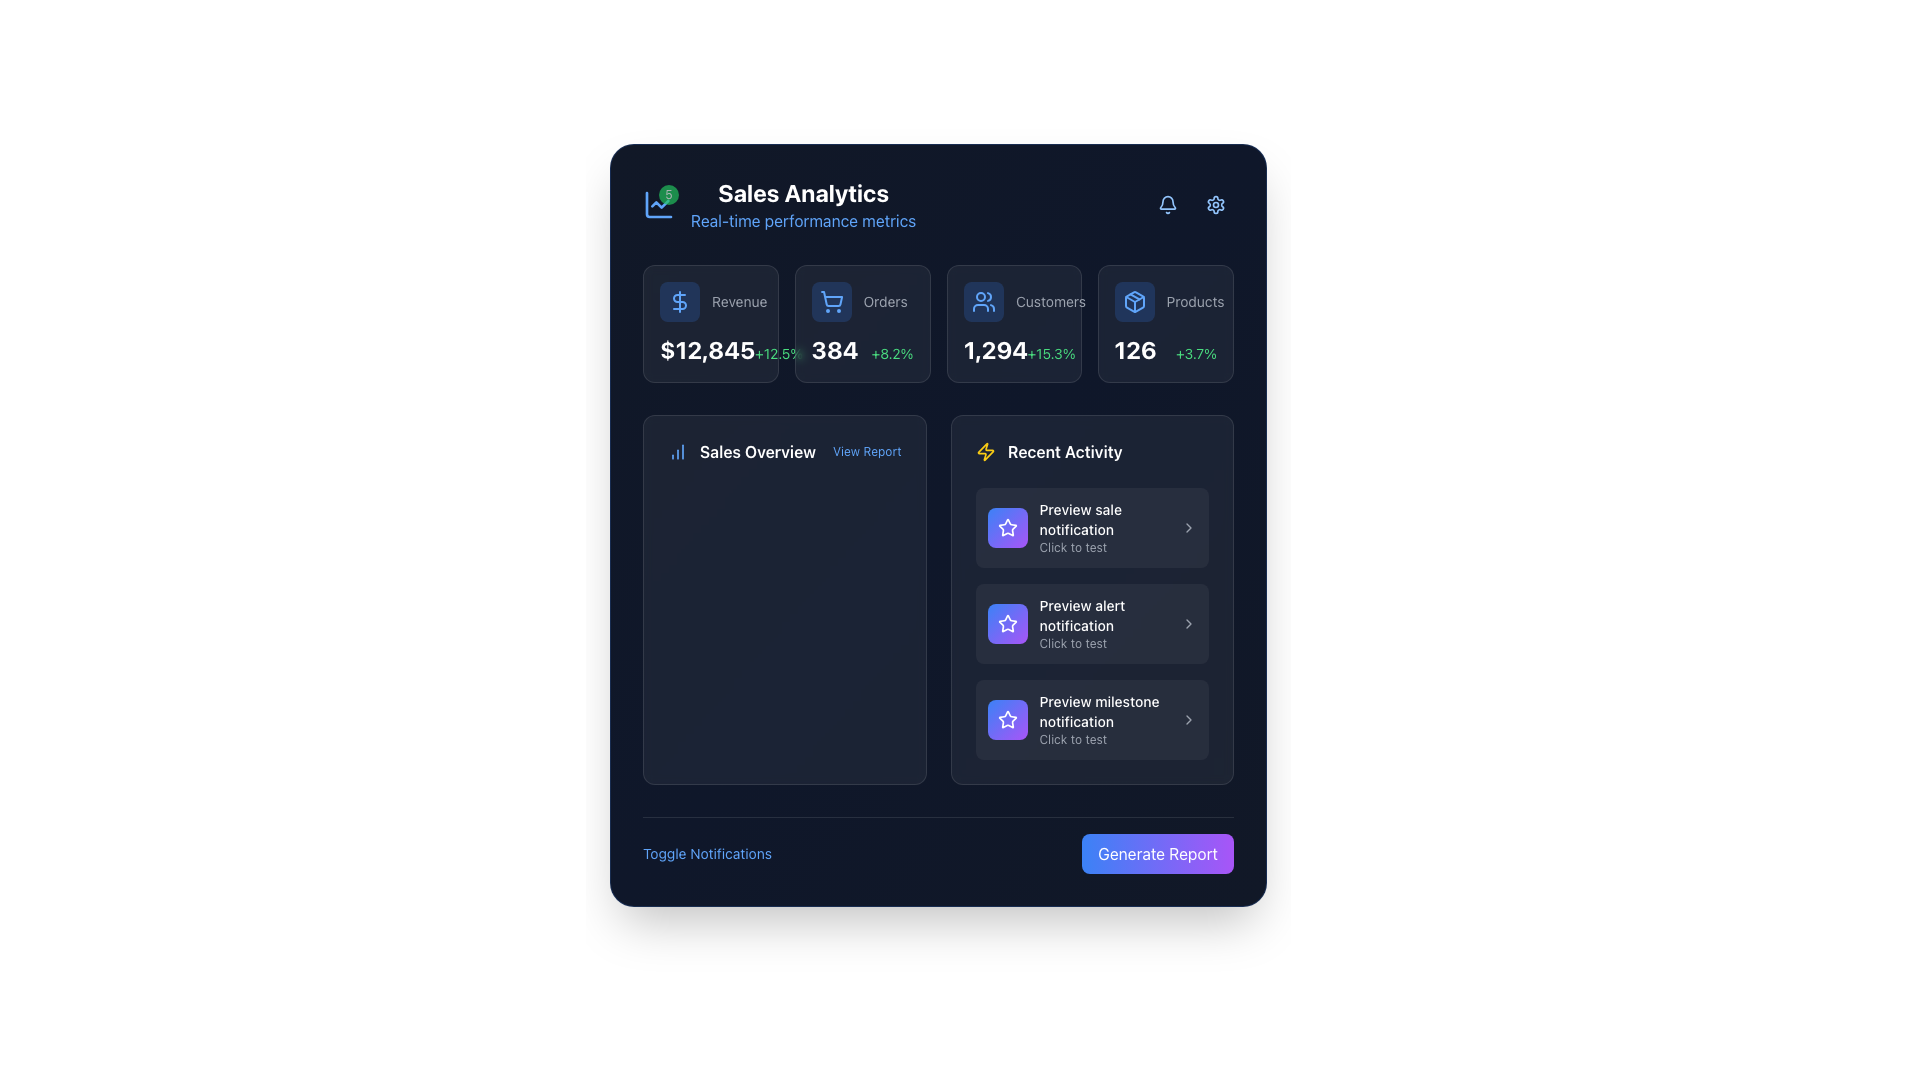 Image resolution: width=1920 pixels, height=1080 pixels. I want to click on the text display containing 'Preview sale notification' and 'Click to test' in the 'Recent Activity' section, so click(1103, 527).